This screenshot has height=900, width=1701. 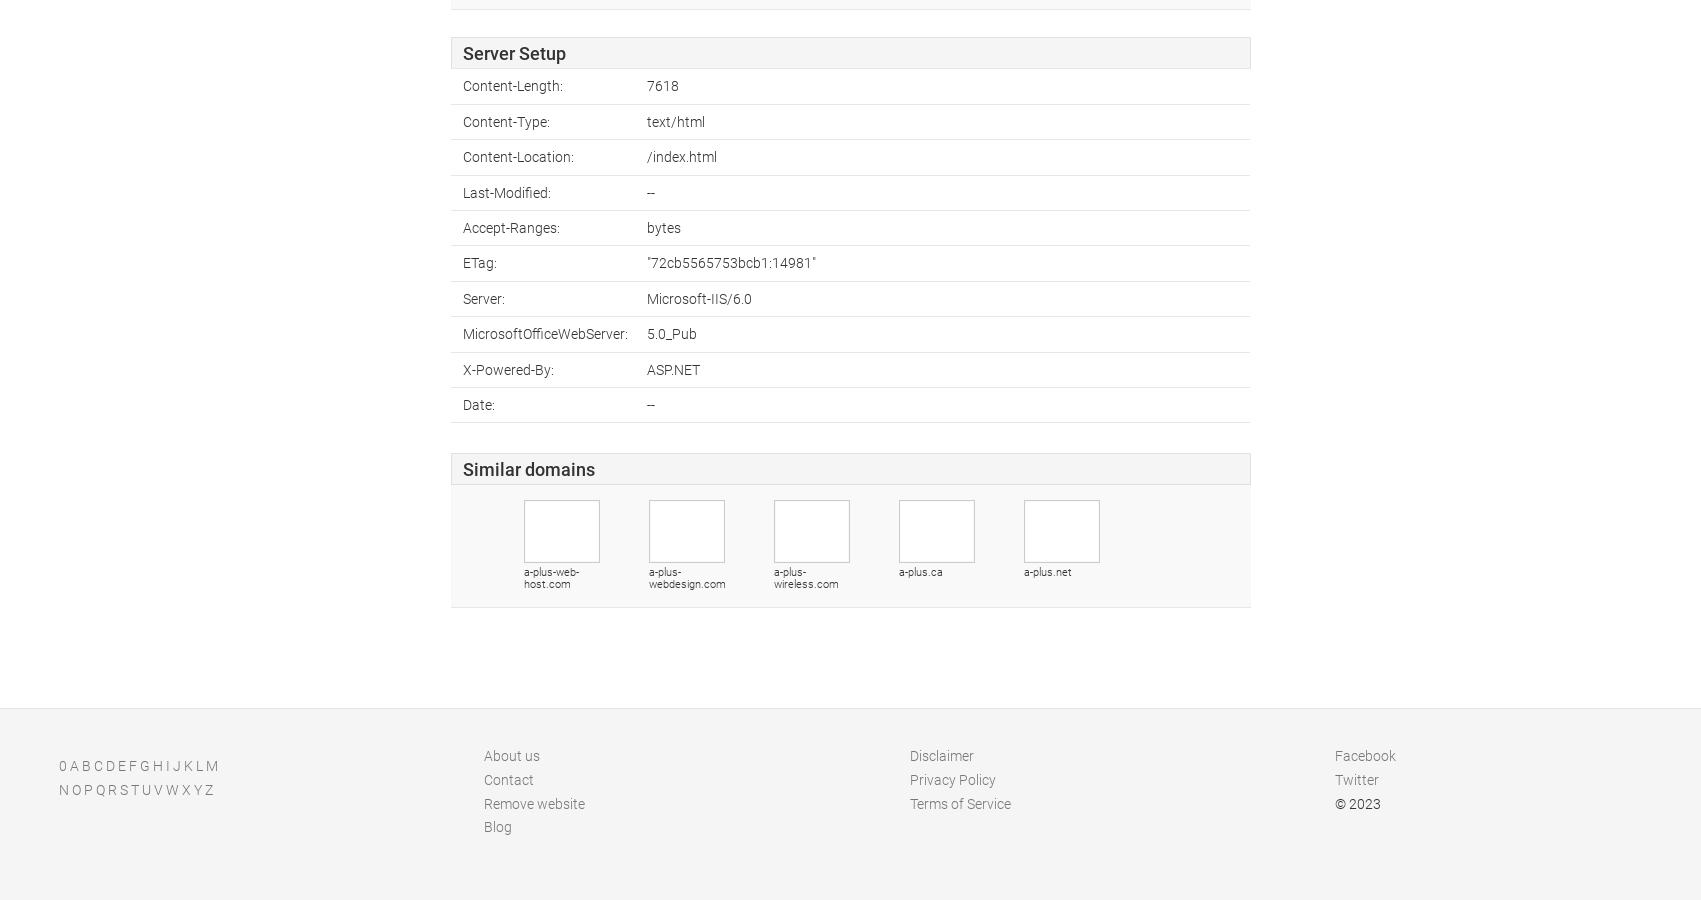 What do you see at coordinates (62, 764) in the screenshot?
I see `'0'` at bounding box center [62, 764].